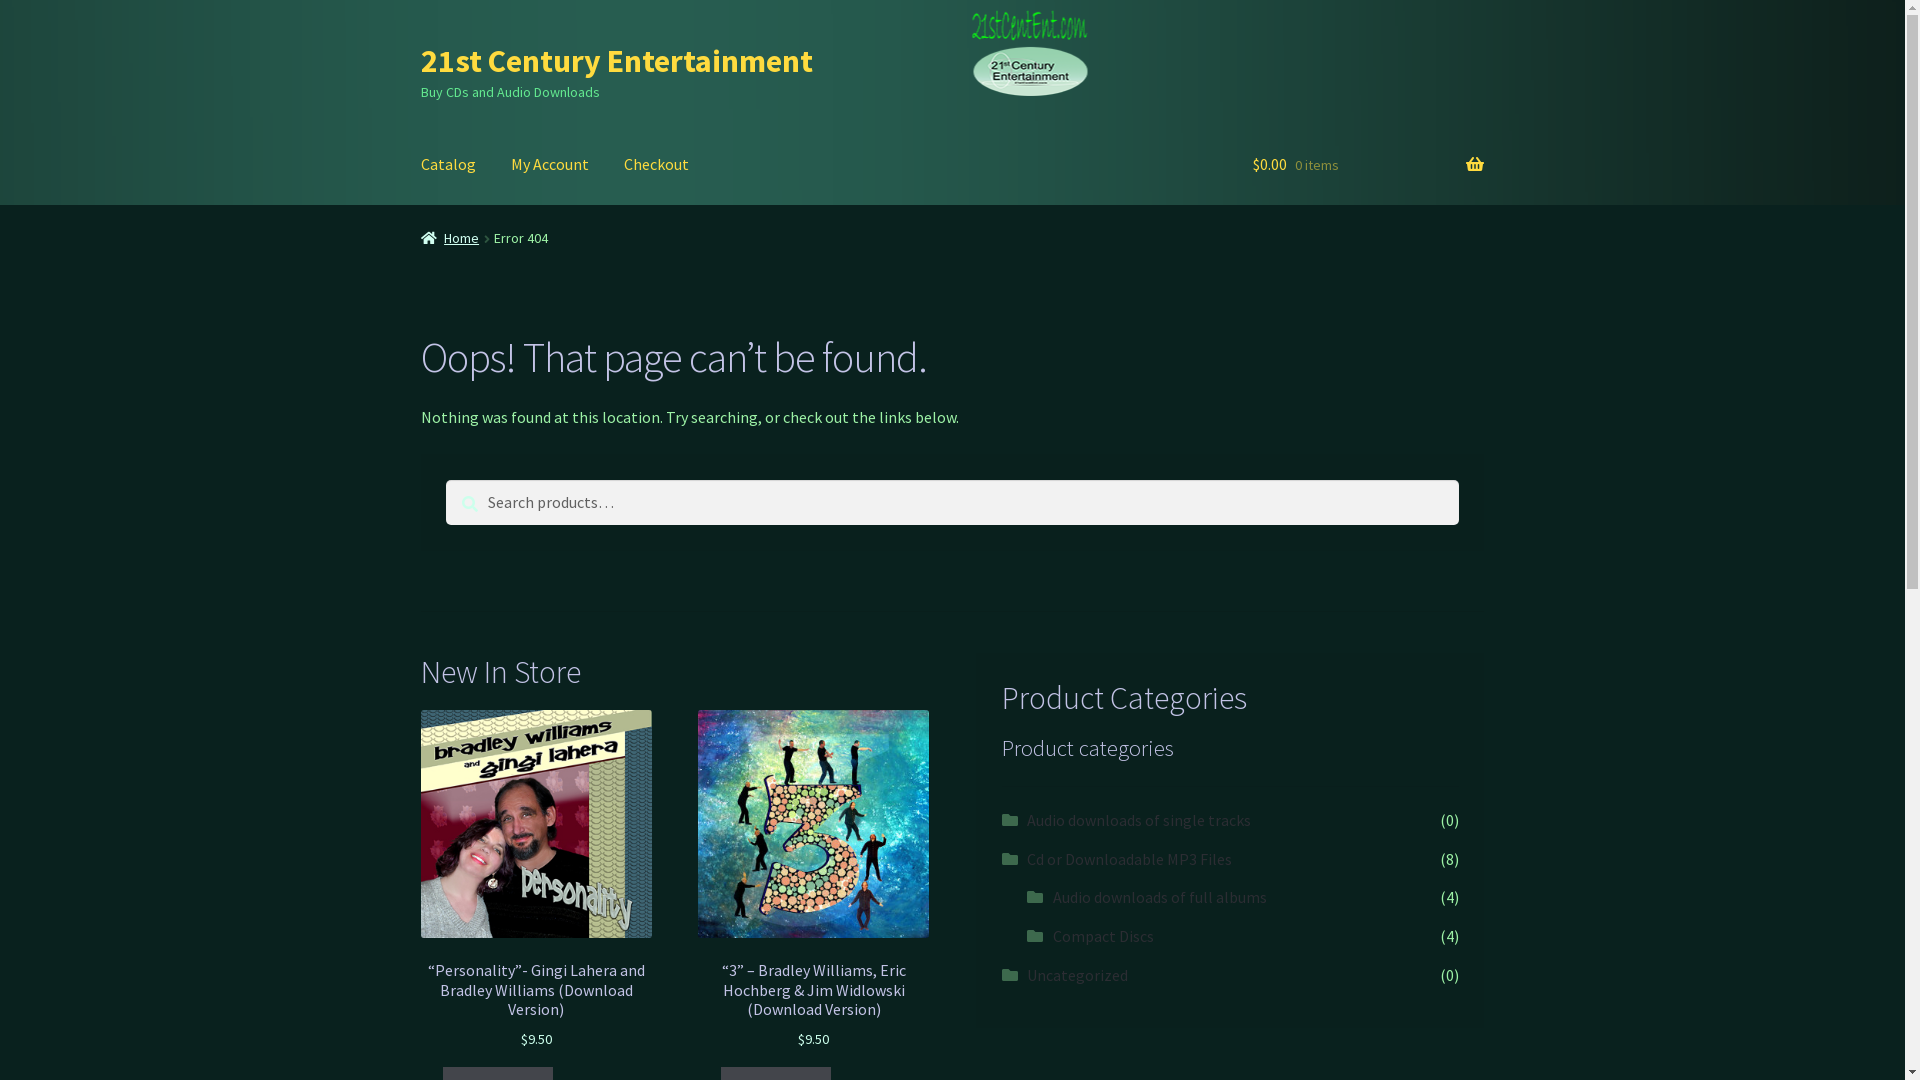 This screenshot has width=1920, height=1080. Describe the element at coordinates (1138, 820) in the screenshot. I see `'Audio downloads of single tracks'` at that location.